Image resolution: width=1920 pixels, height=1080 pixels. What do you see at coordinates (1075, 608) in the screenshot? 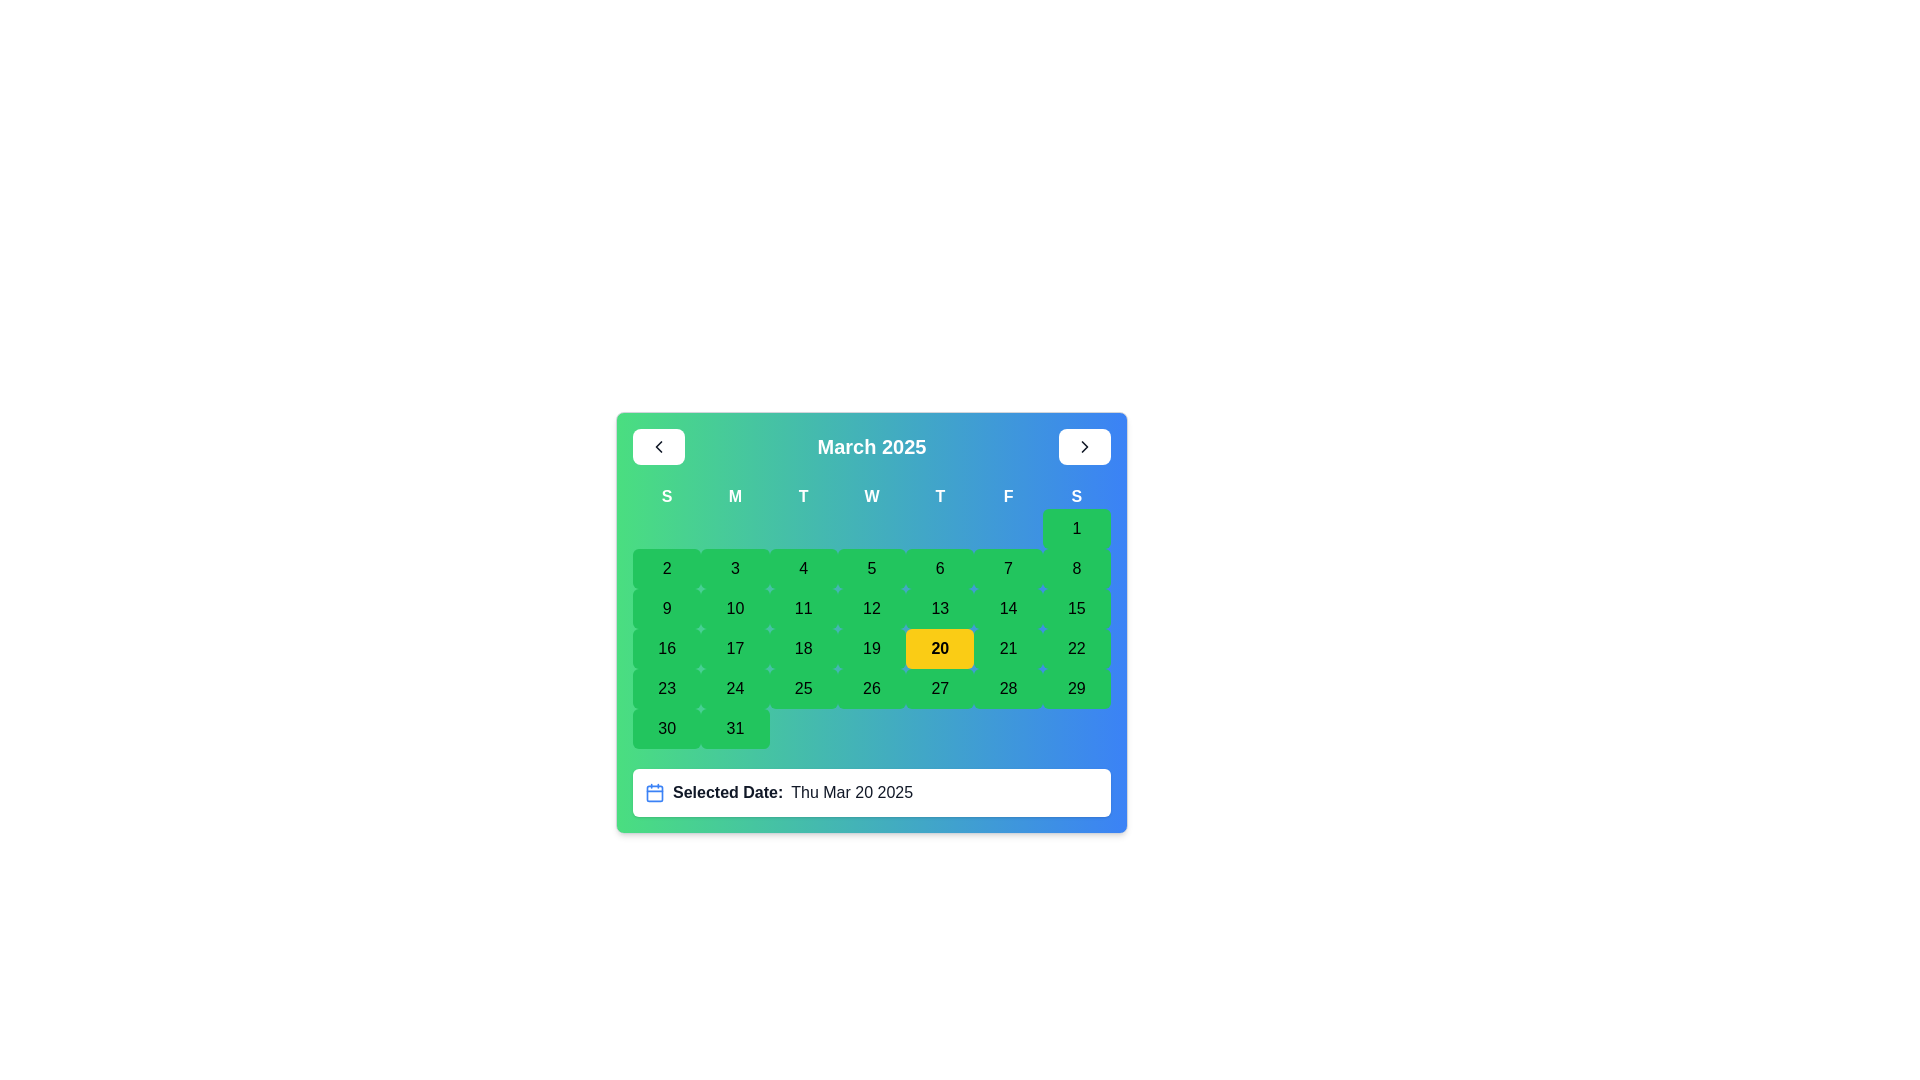
I see `the green button labeled '15'` at bounding box center [1075, 608].